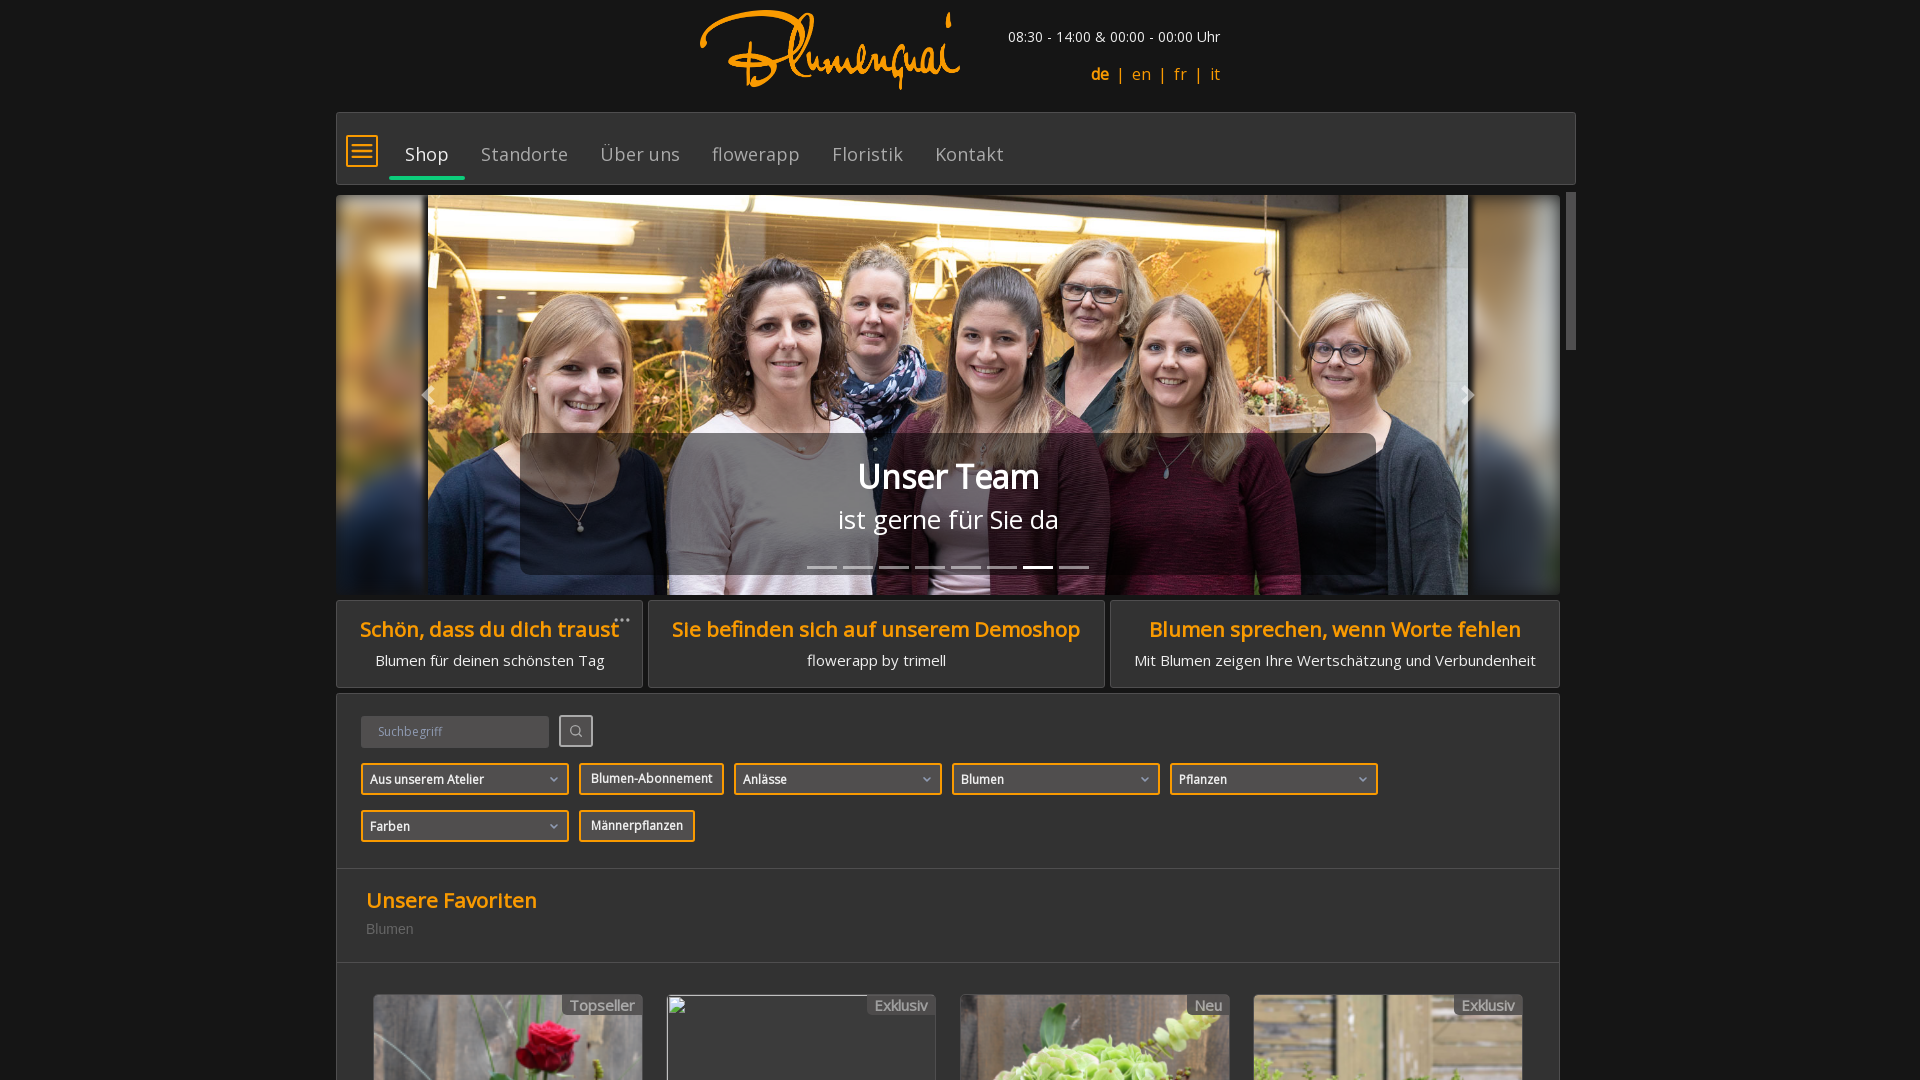  What do you see at coordinates (1055, 778) in the screenshot?
I see `'Blumen'` at bounding box center [1055, 778].